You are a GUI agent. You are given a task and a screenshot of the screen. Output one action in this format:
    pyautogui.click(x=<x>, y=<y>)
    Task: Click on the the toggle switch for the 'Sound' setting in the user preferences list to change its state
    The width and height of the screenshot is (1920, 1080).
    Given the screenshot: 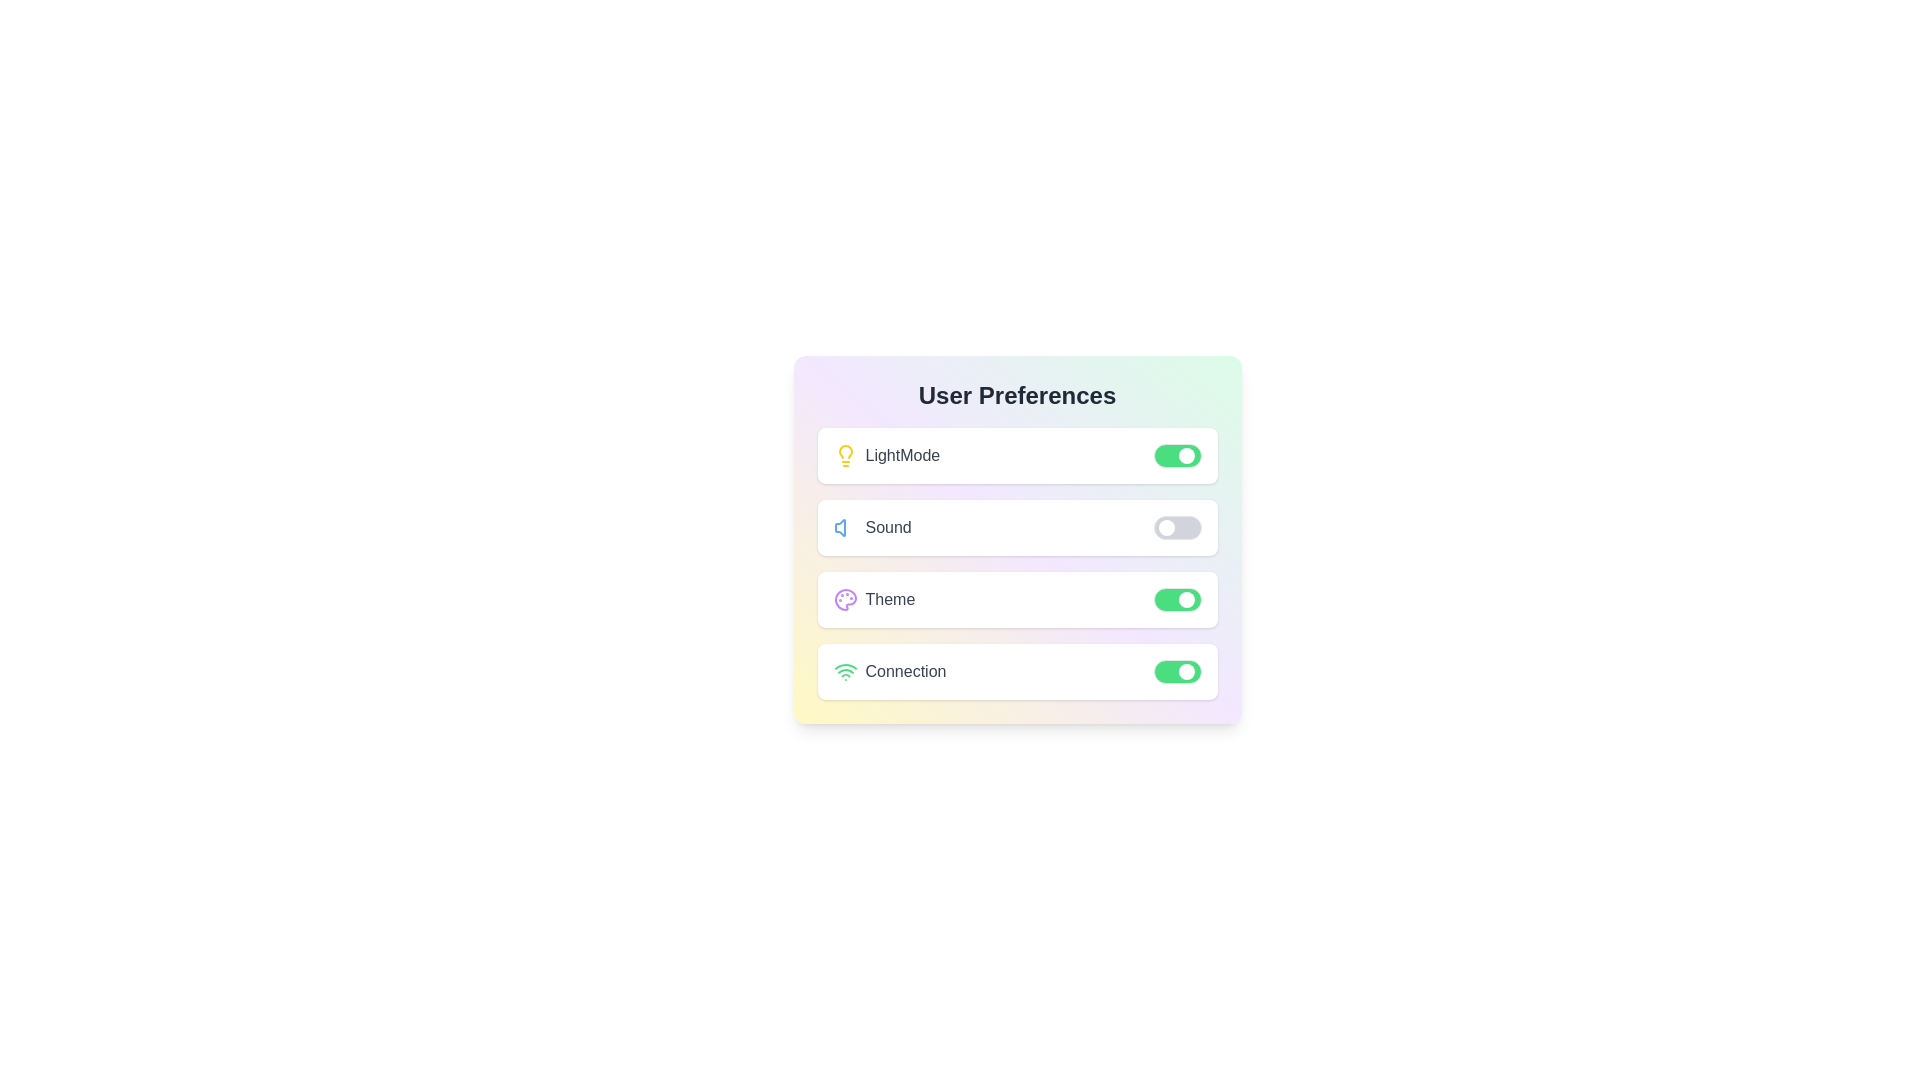 What is the action you would take?
    pyautogui.click(x=1017, y=563)
    